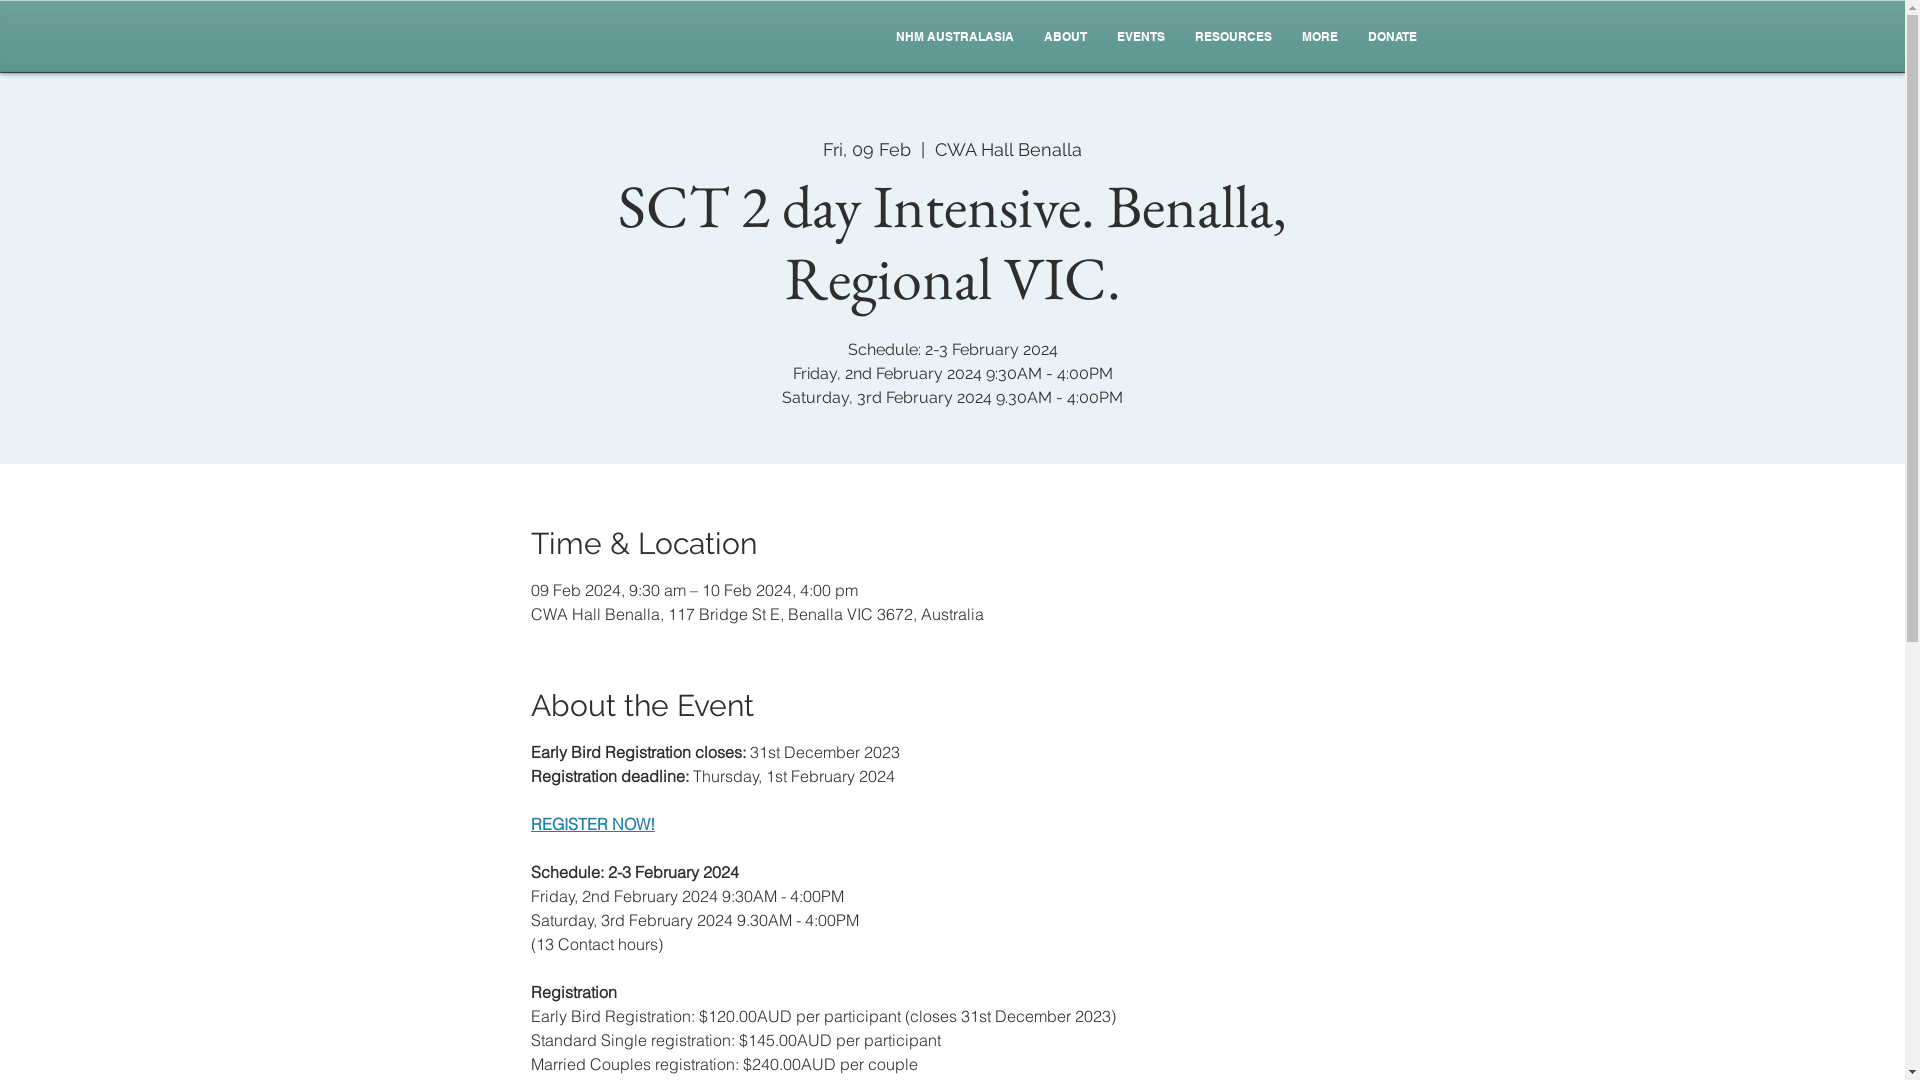 The height and width of the screenshot is (1080, 1920). Describe the element at coordinates (1027, 37) in the screenshot. I see `'ABOUT'` at that location.